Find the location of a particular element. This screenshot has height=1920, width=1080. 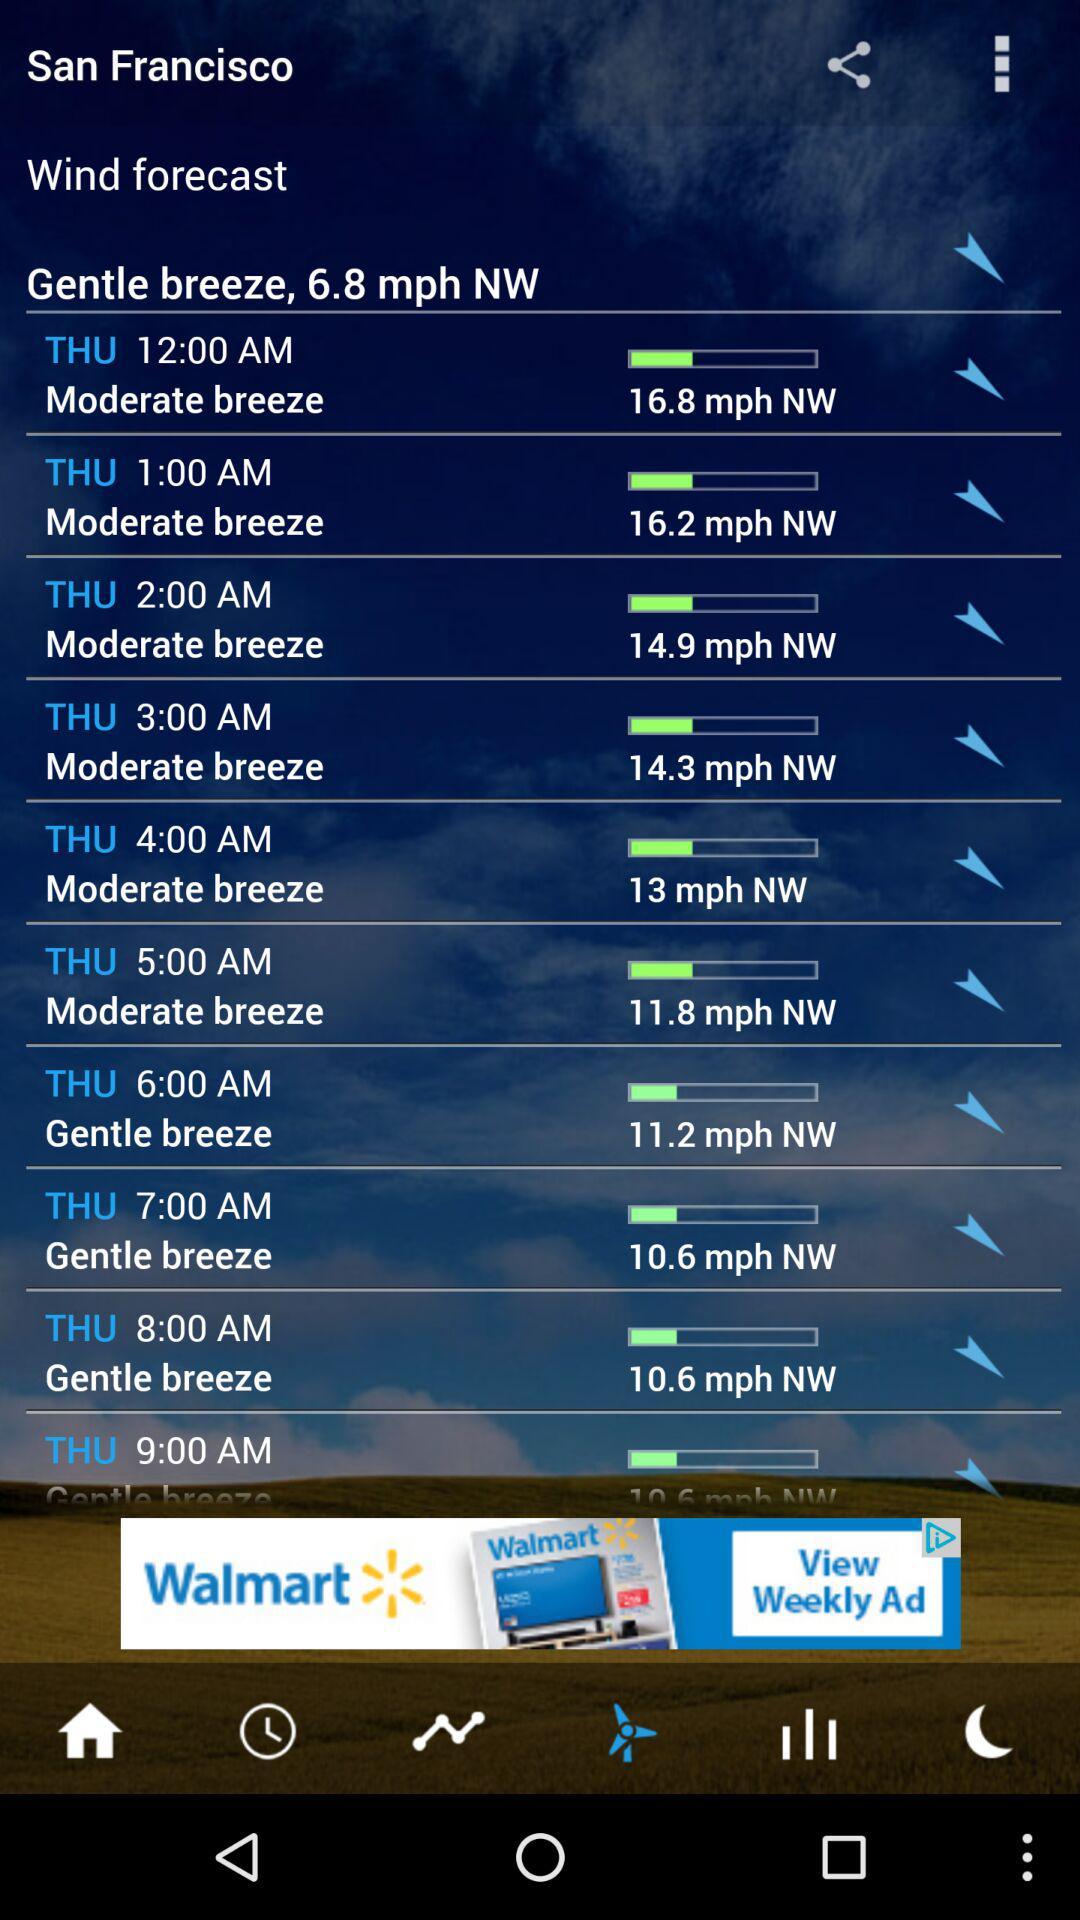

the more icon is located at coordinates (1002, 68).